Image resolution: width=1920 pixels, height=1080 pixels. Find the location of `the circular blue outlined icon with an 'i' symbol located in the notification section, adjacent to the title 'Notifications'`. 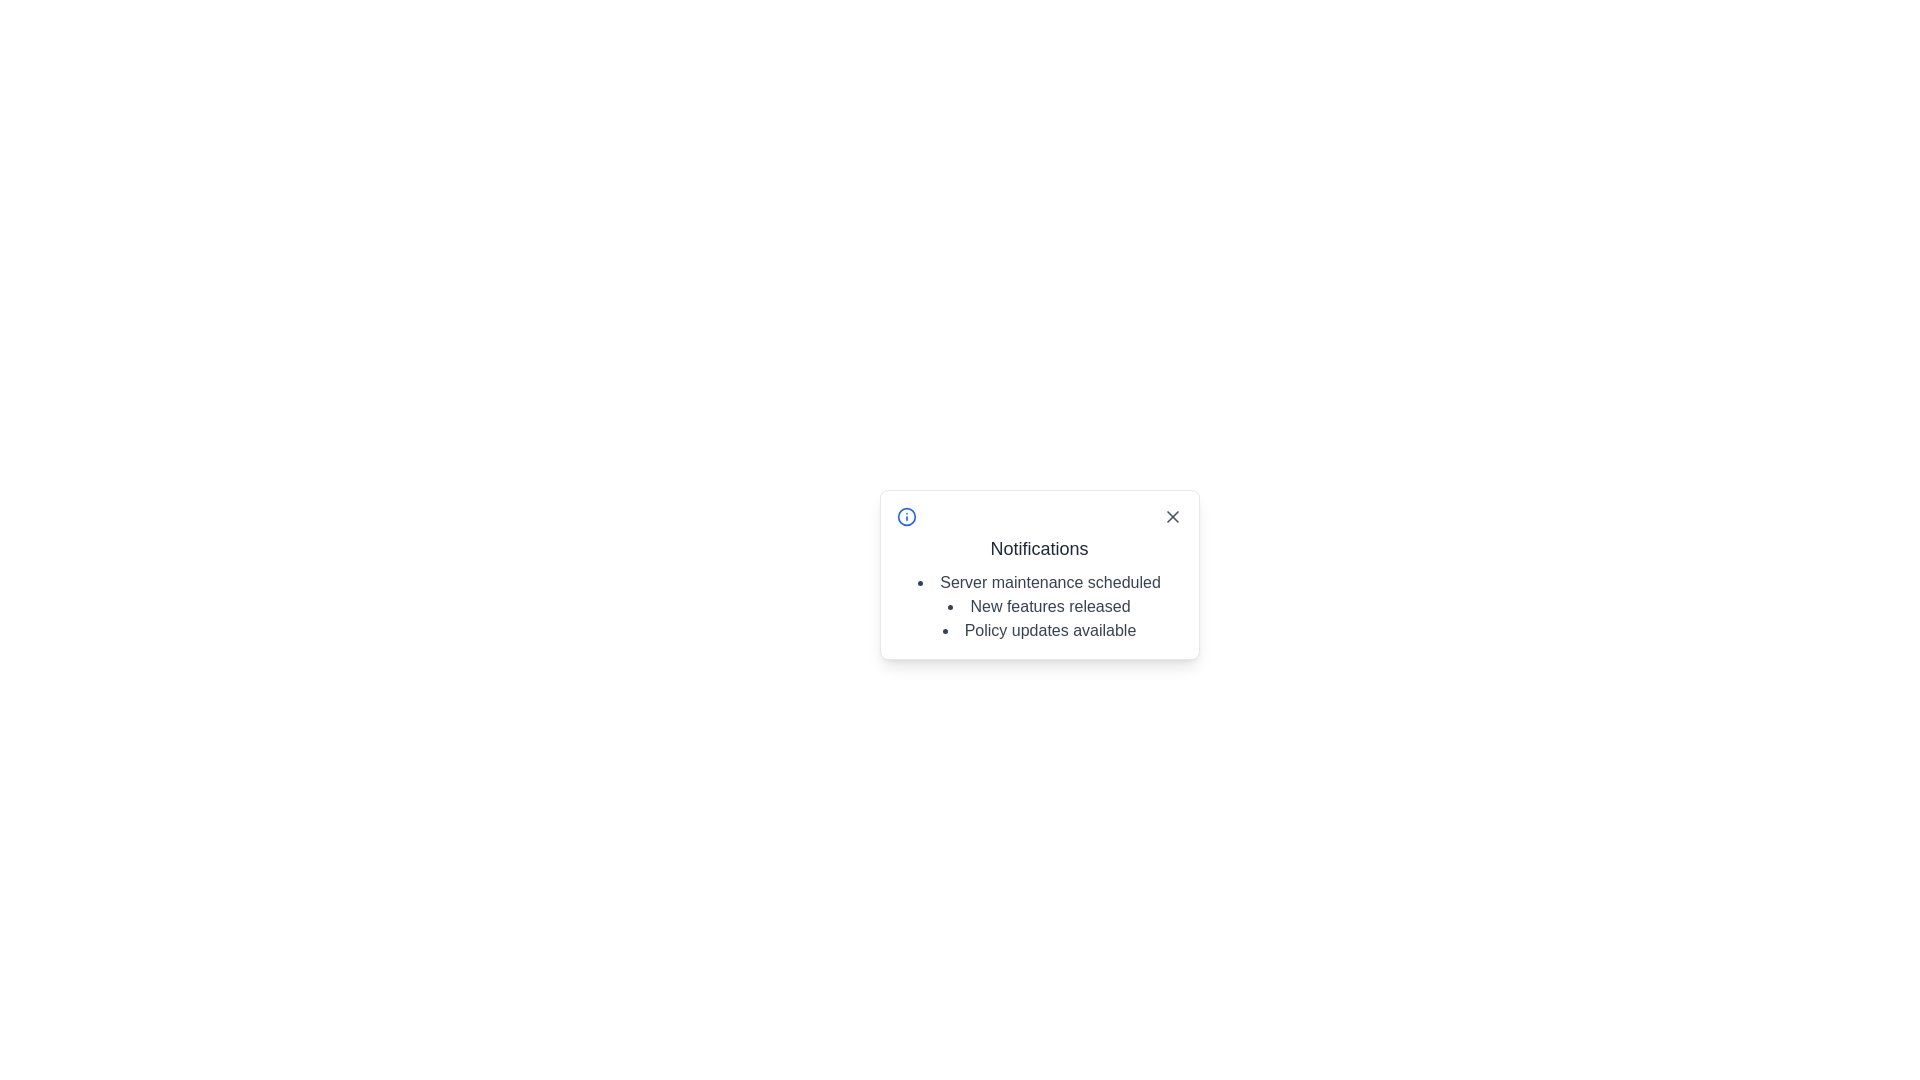

the circular blue outlined icon with an 'i' symbol located in the notification section, adjacent to the title 'Notifications' is located at coordinates (905, 515).